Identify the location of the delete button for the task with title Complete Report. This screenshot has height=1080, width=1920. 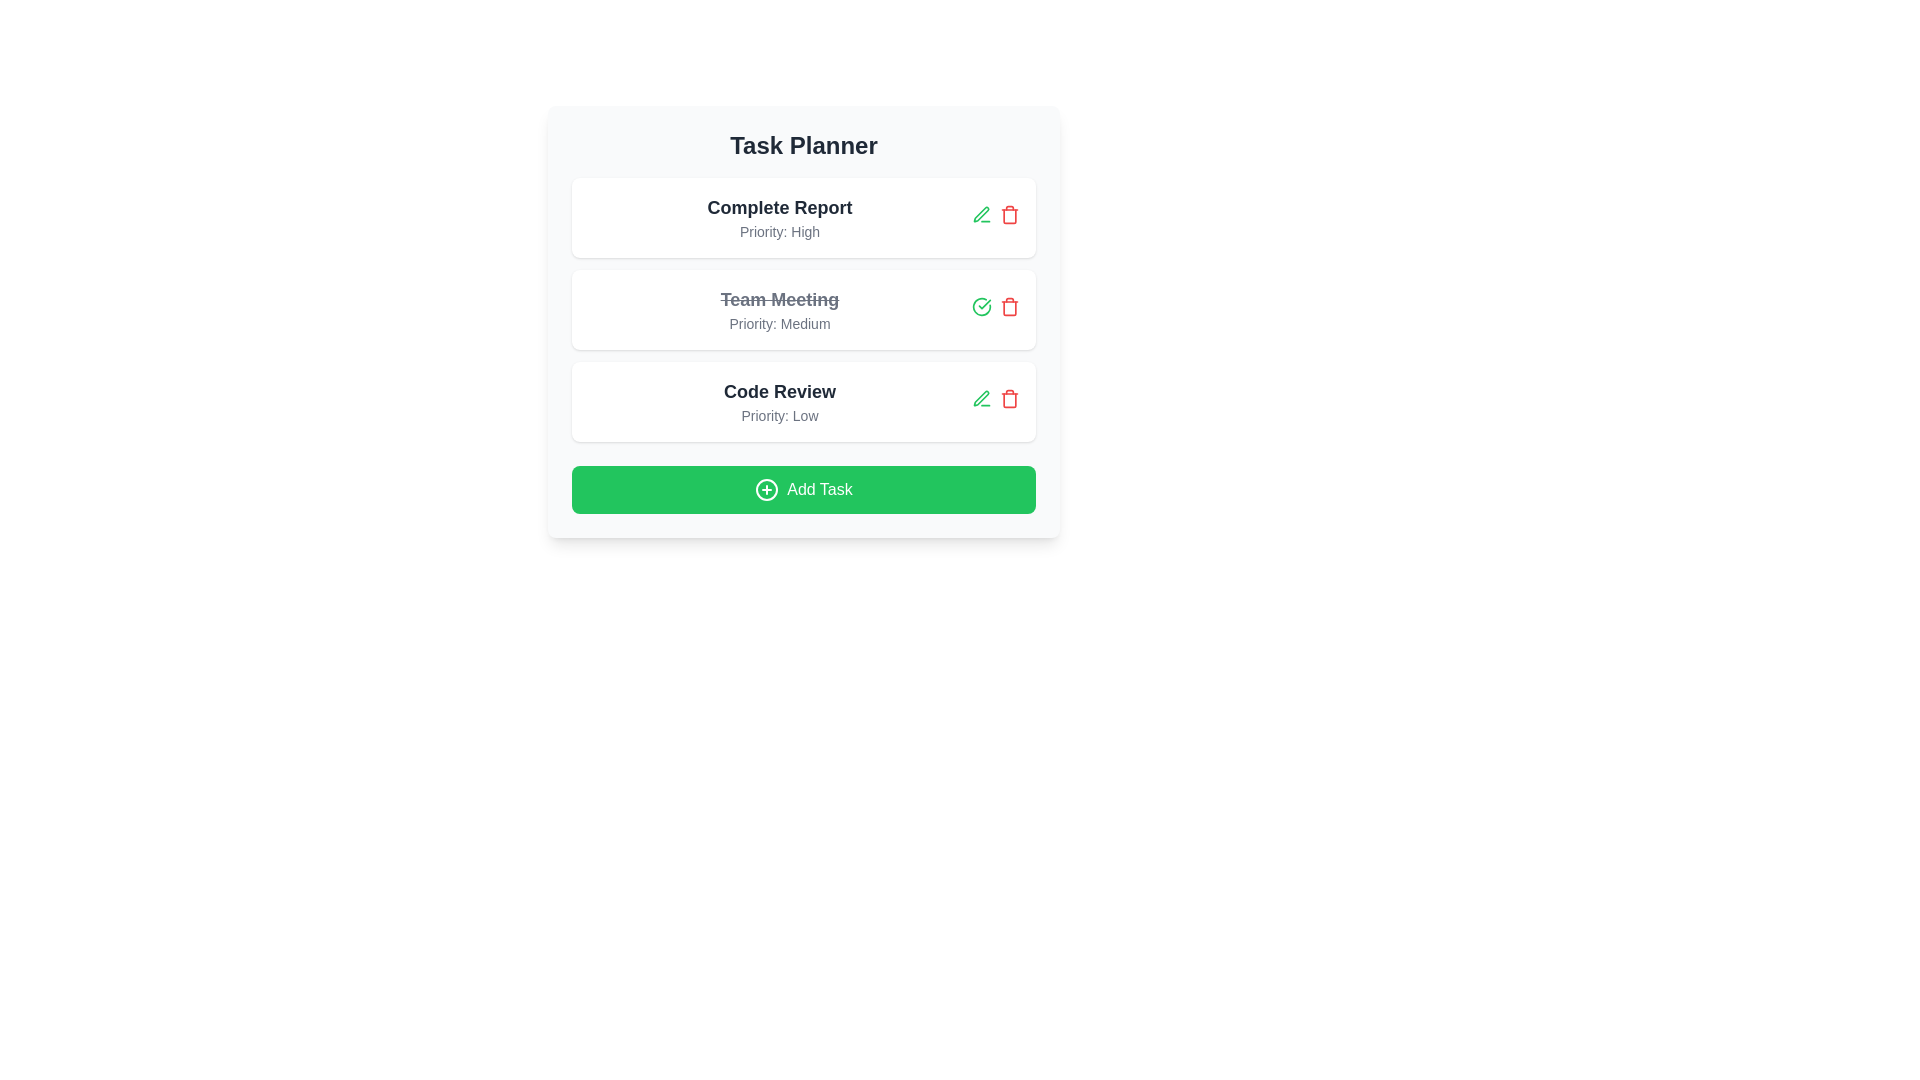
(1009, 214).